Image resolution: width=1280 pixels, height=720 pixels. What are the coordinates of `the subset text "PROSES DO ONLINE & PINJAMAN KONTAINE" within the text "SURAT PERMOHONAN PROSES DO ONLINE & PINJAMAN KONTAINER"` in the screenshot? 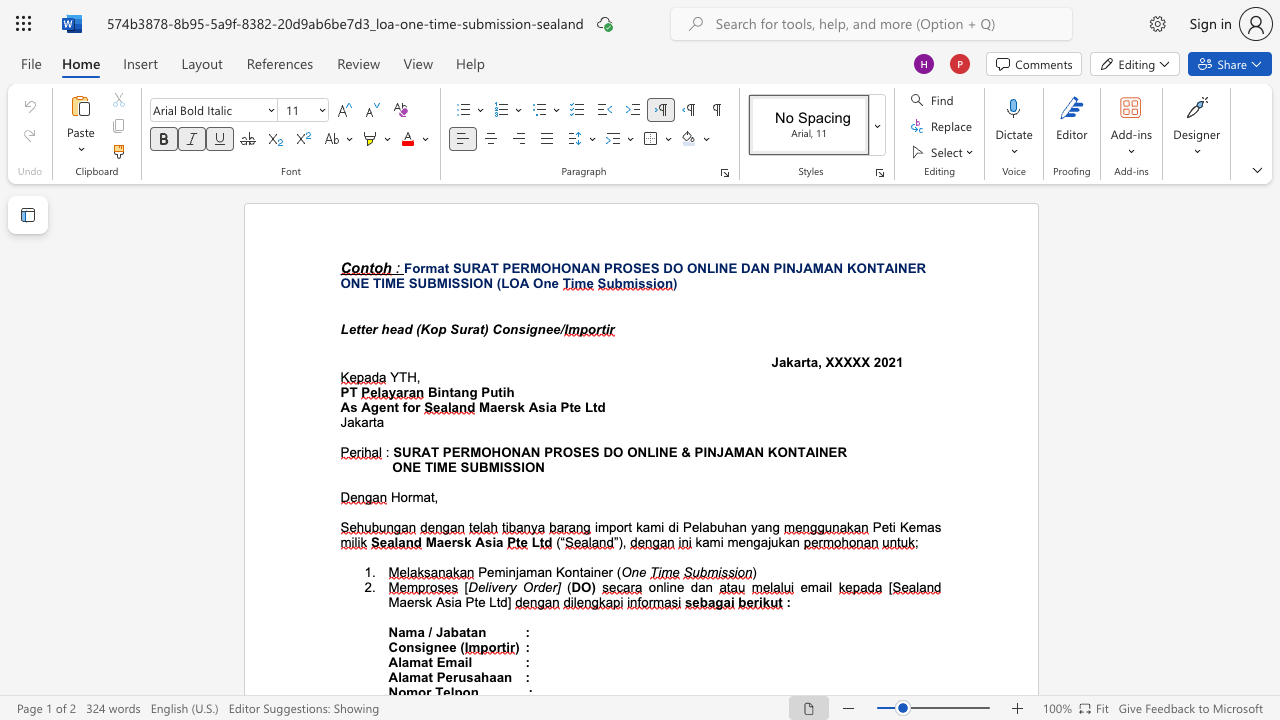 It's located at (544, 452).